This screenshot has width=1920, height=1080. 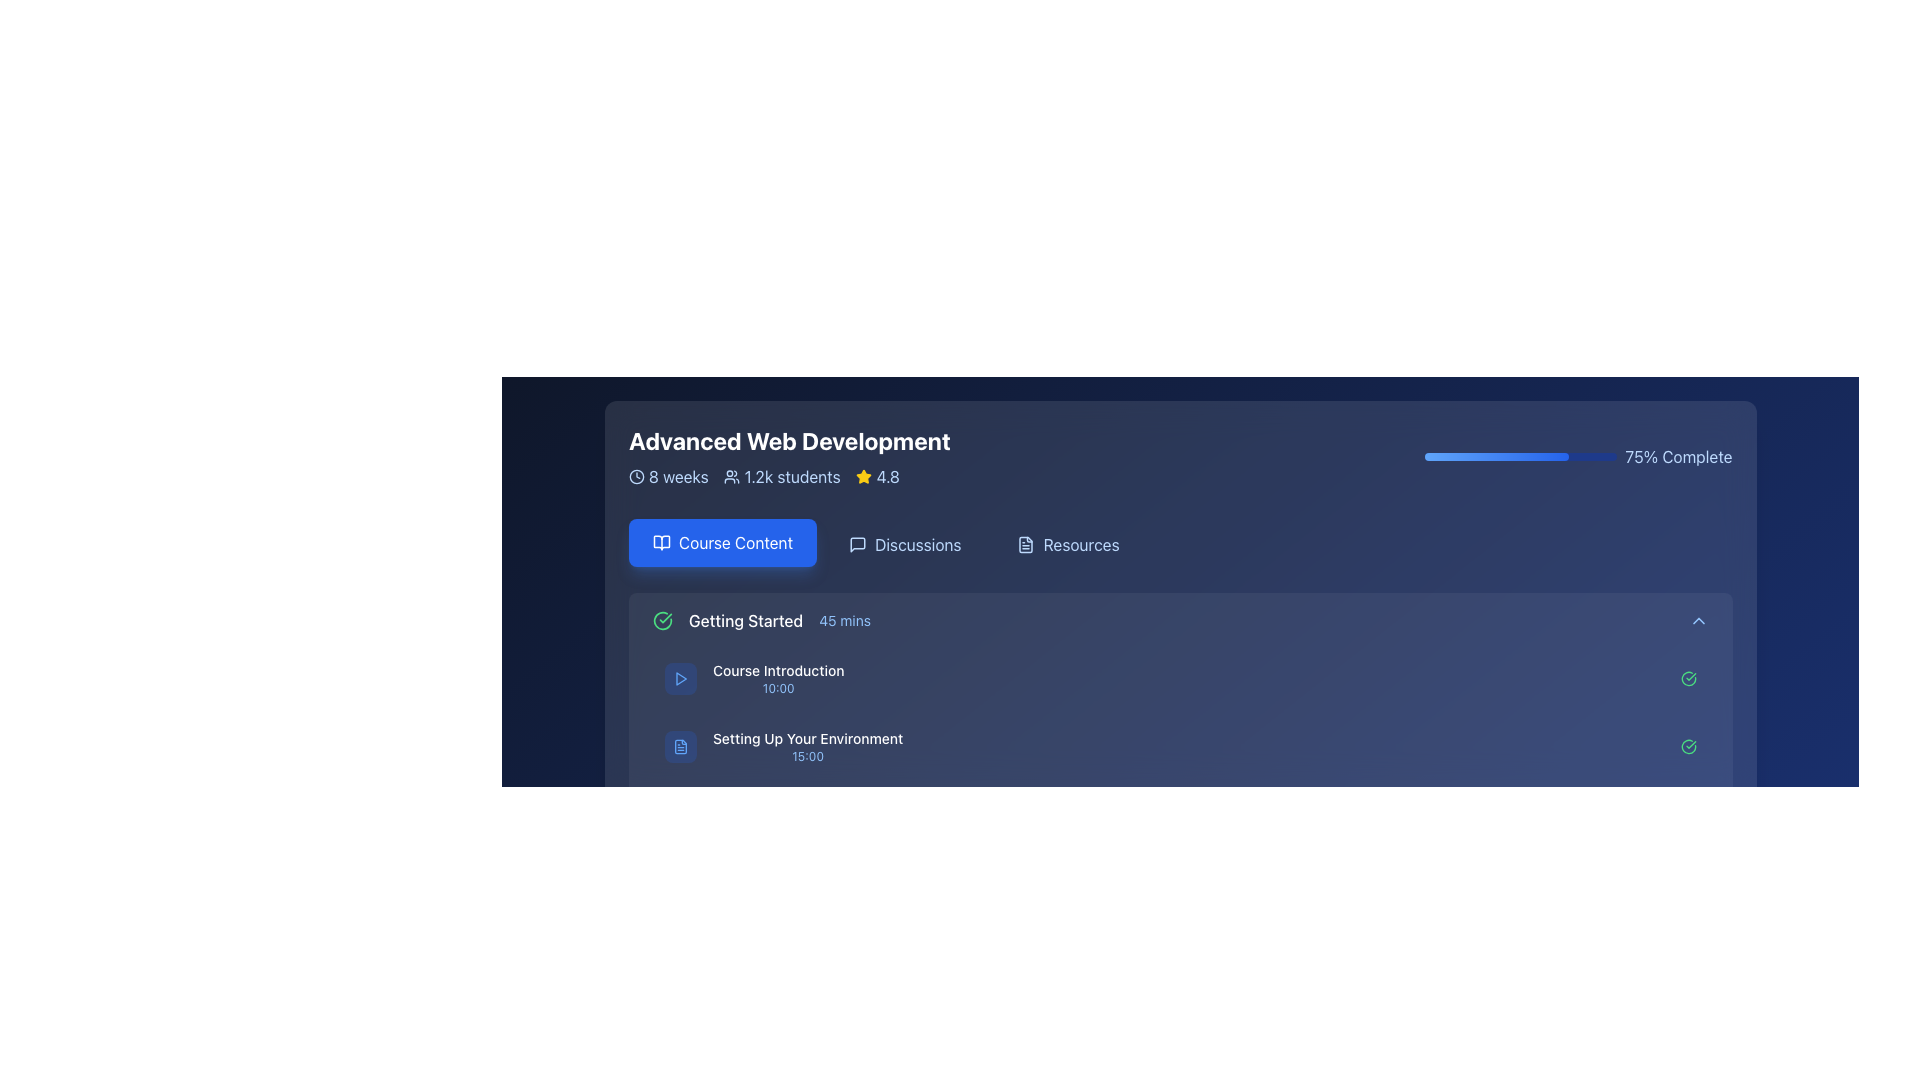 What do you see at coordinates (662, 620) in the screenshot?
I see `the completion icon indicating that the 'Getting Started' course has been marked as verified` at bounding box center [662, 620].